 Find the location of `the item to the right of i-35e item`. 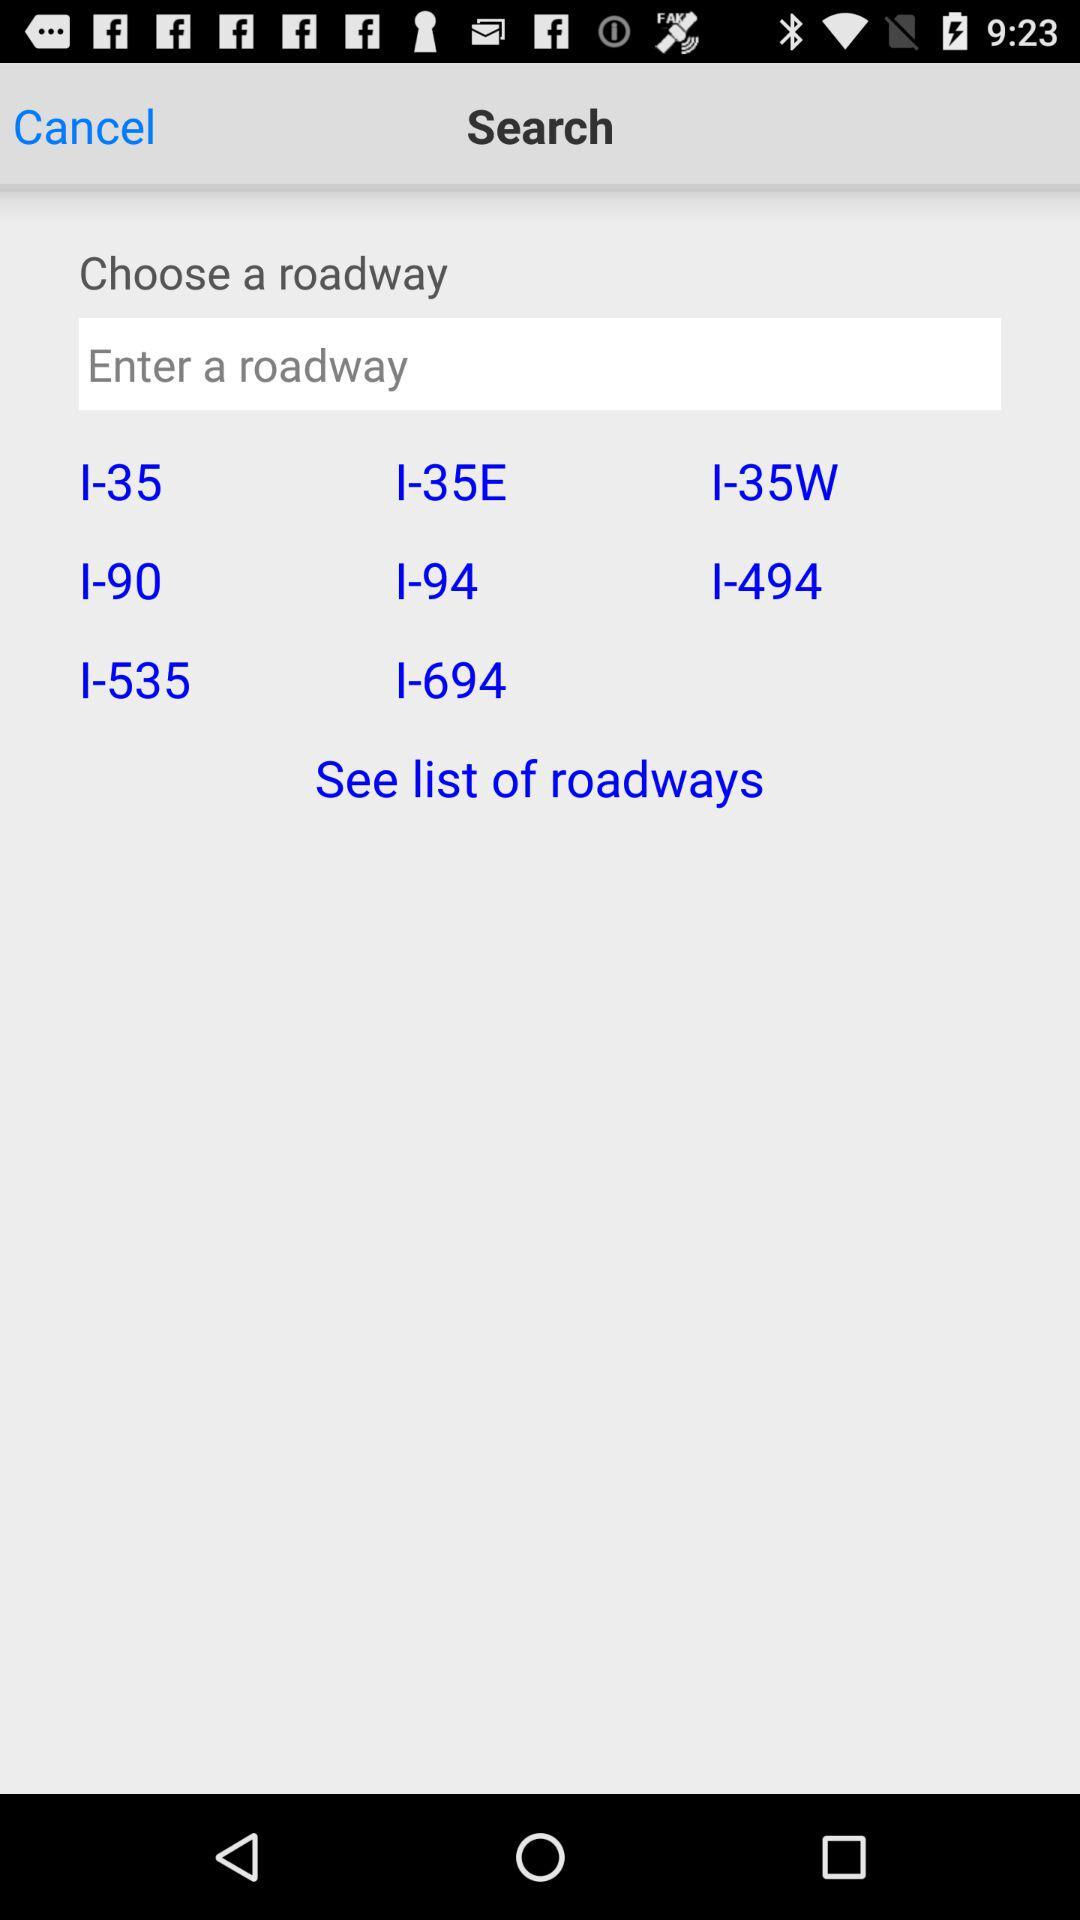

the item to the right of i-35e item is located at coordinates (855, 578).